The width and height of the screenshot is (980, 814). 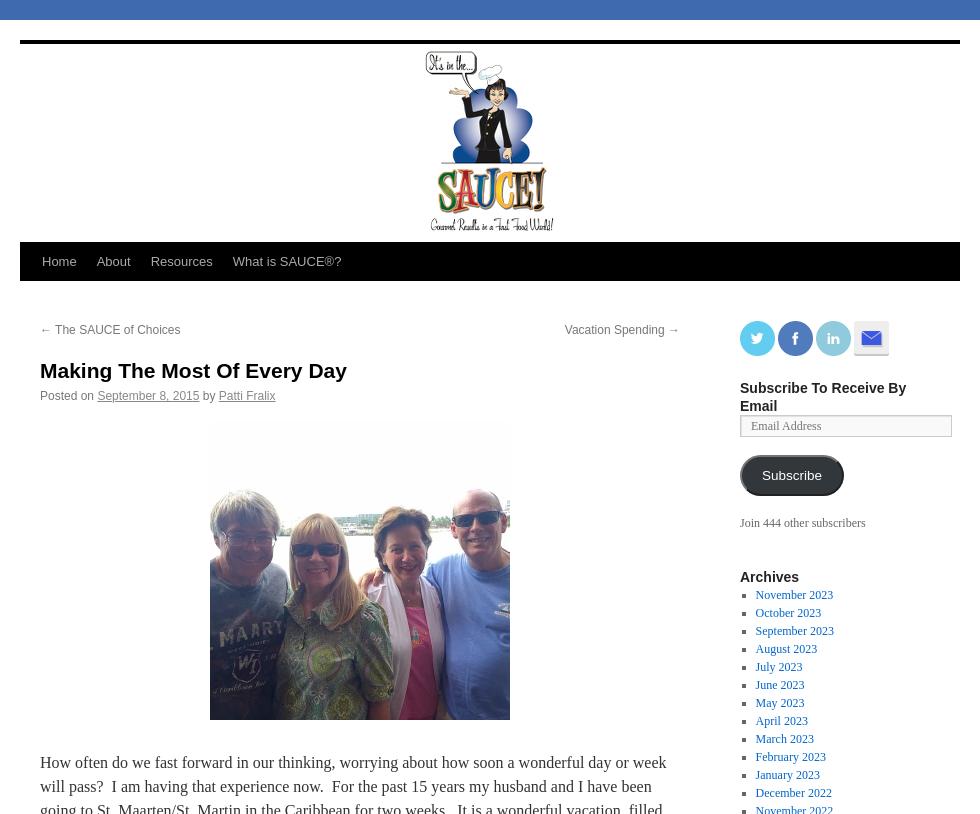 What do you see at coordinates (116, 329) in the screenshot?
I see `'The SAUCE of Choices'` at bounding box center [116, 329].